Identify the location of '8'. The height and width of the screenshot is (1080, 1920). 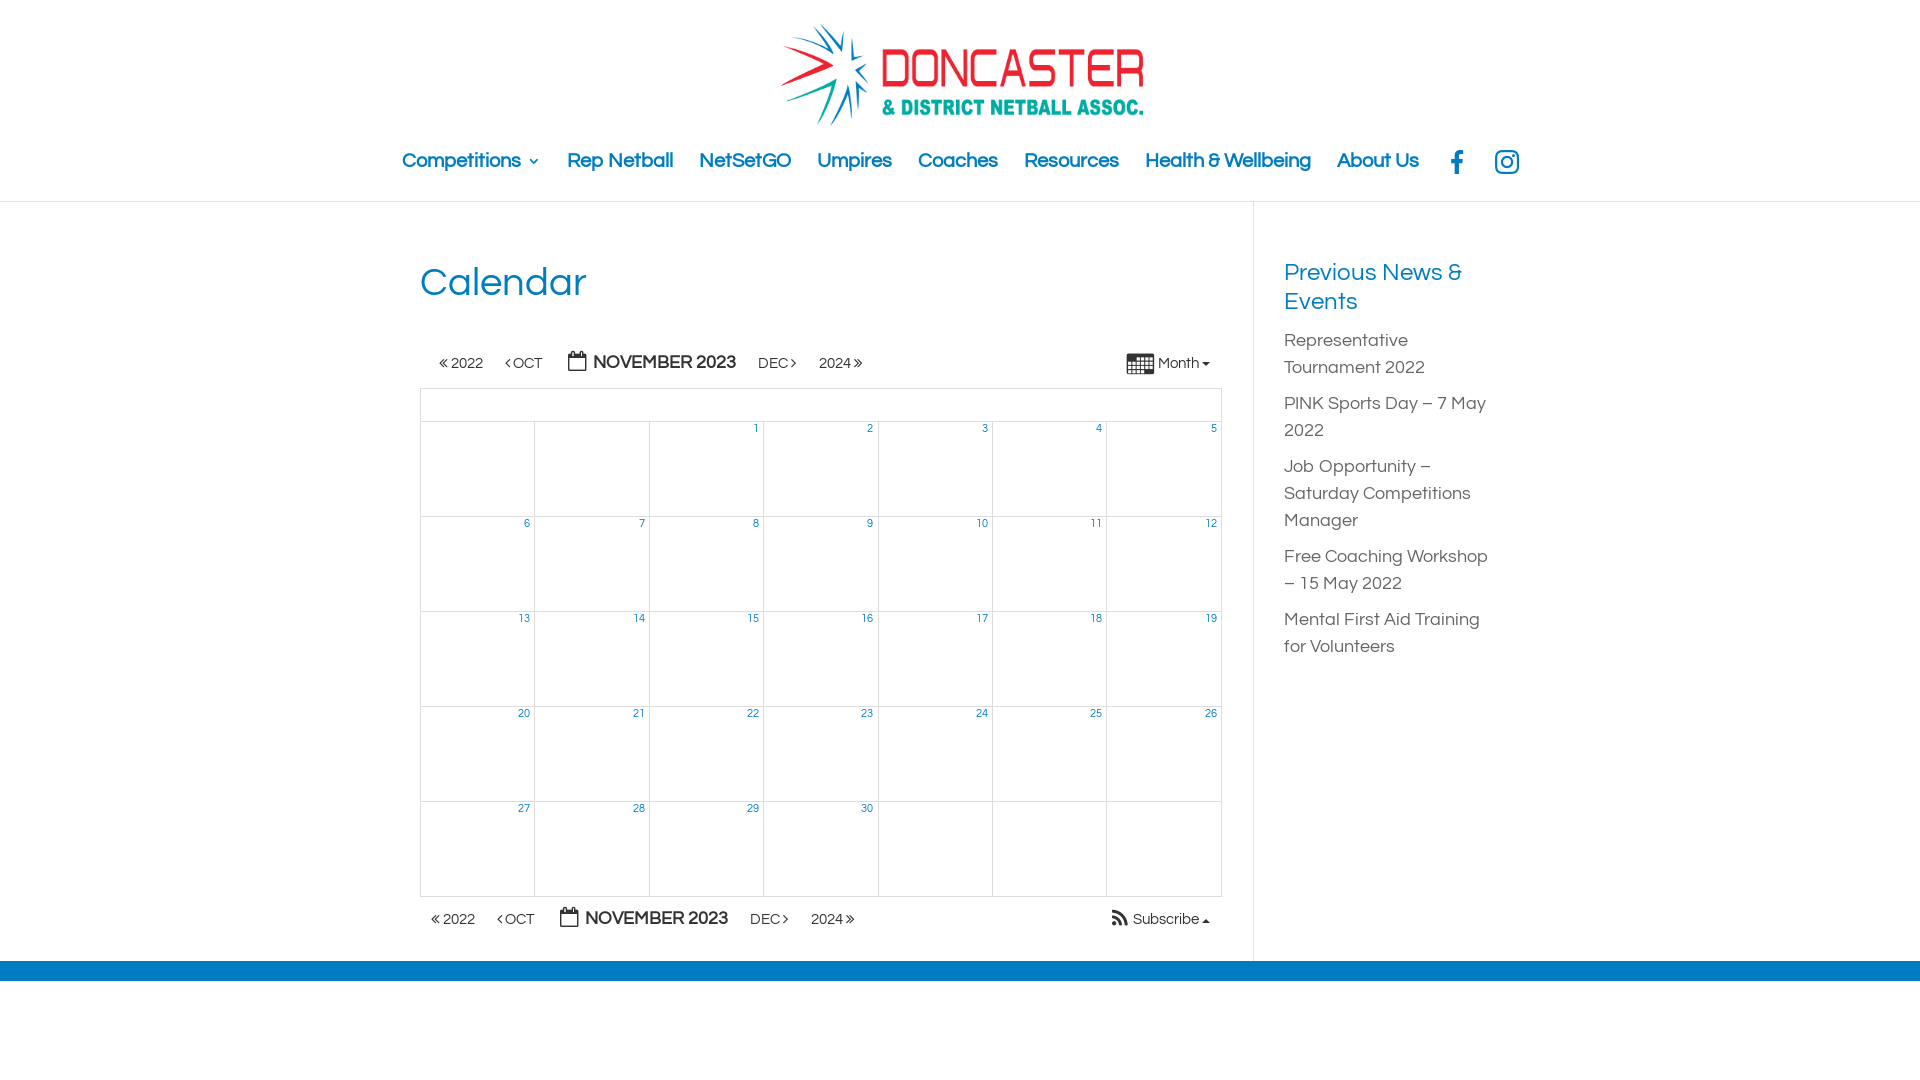
(755, 522).